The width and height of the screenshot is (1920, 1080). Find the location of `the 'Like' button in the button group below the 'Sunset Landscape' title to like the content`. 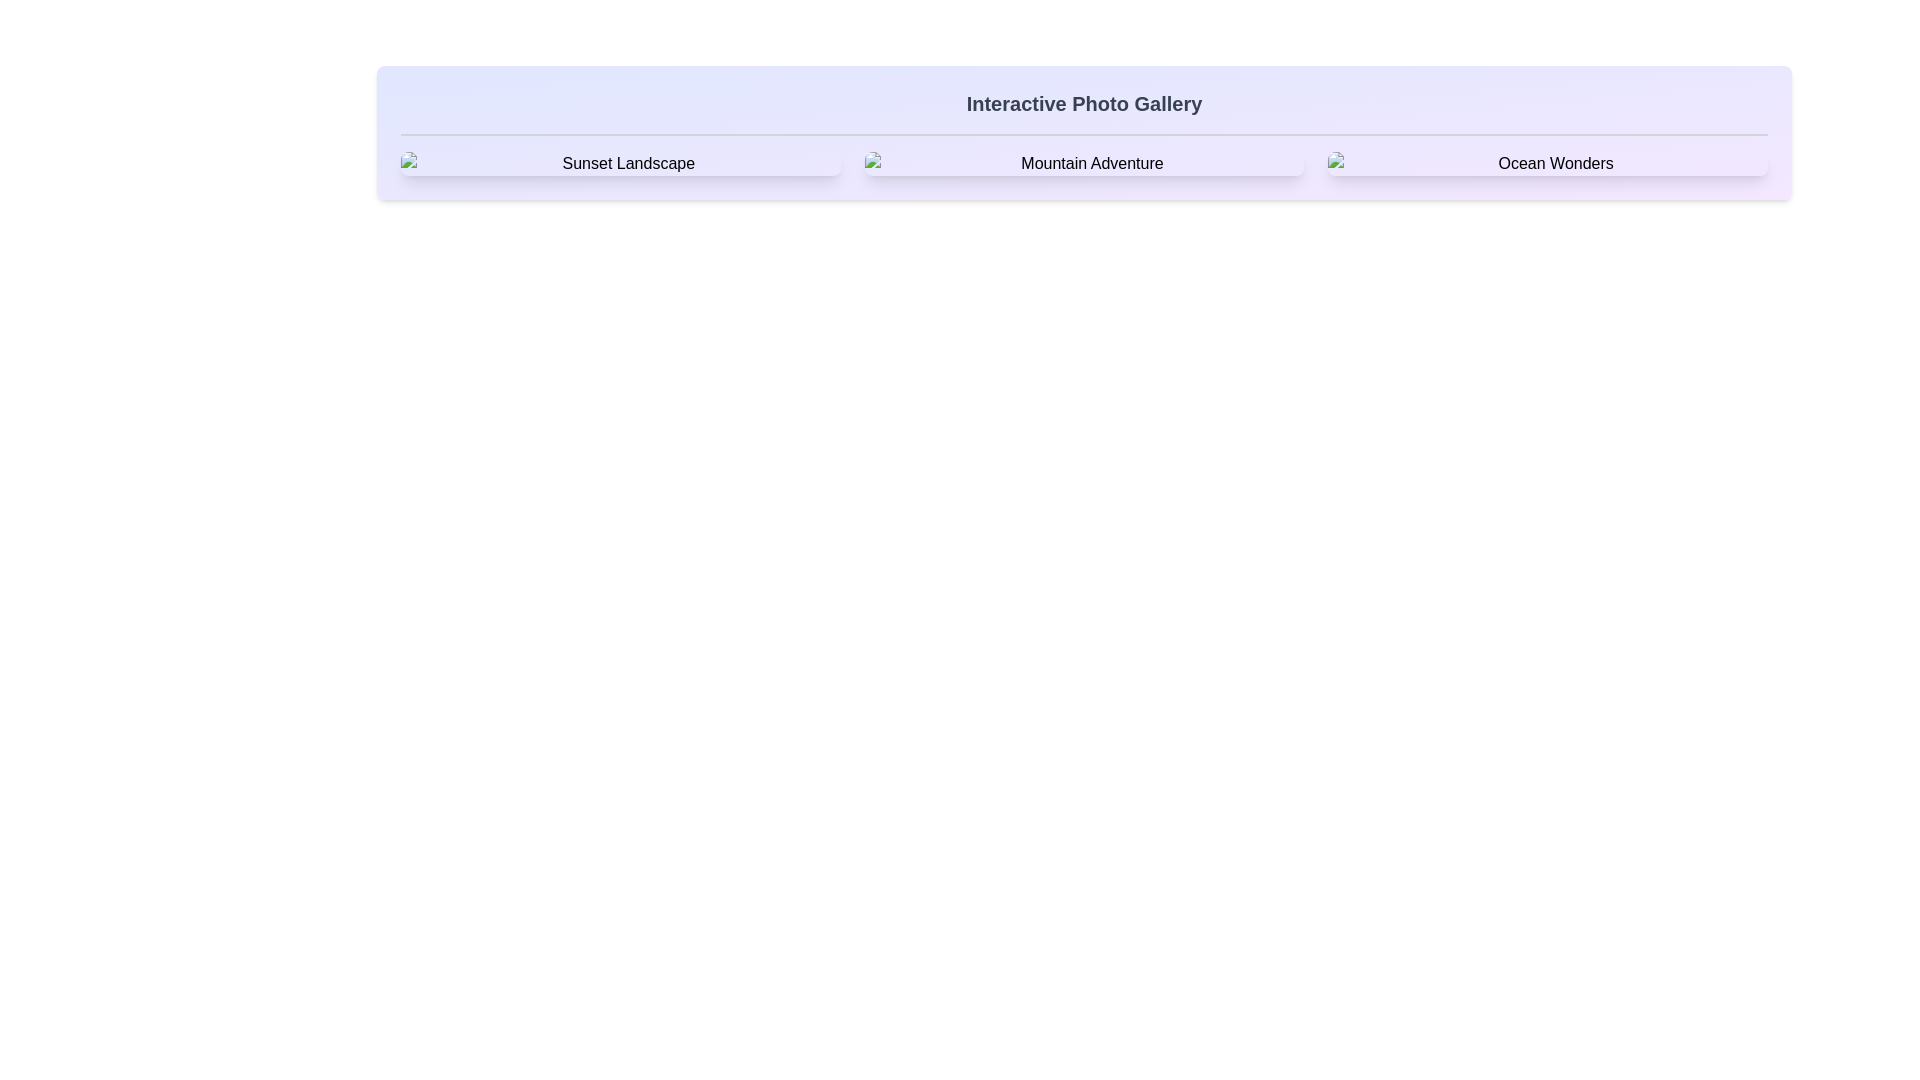

the 'Like' button in the button group below the 'Sunset Landscape' title to like the content is located at coordinates (619, 185).